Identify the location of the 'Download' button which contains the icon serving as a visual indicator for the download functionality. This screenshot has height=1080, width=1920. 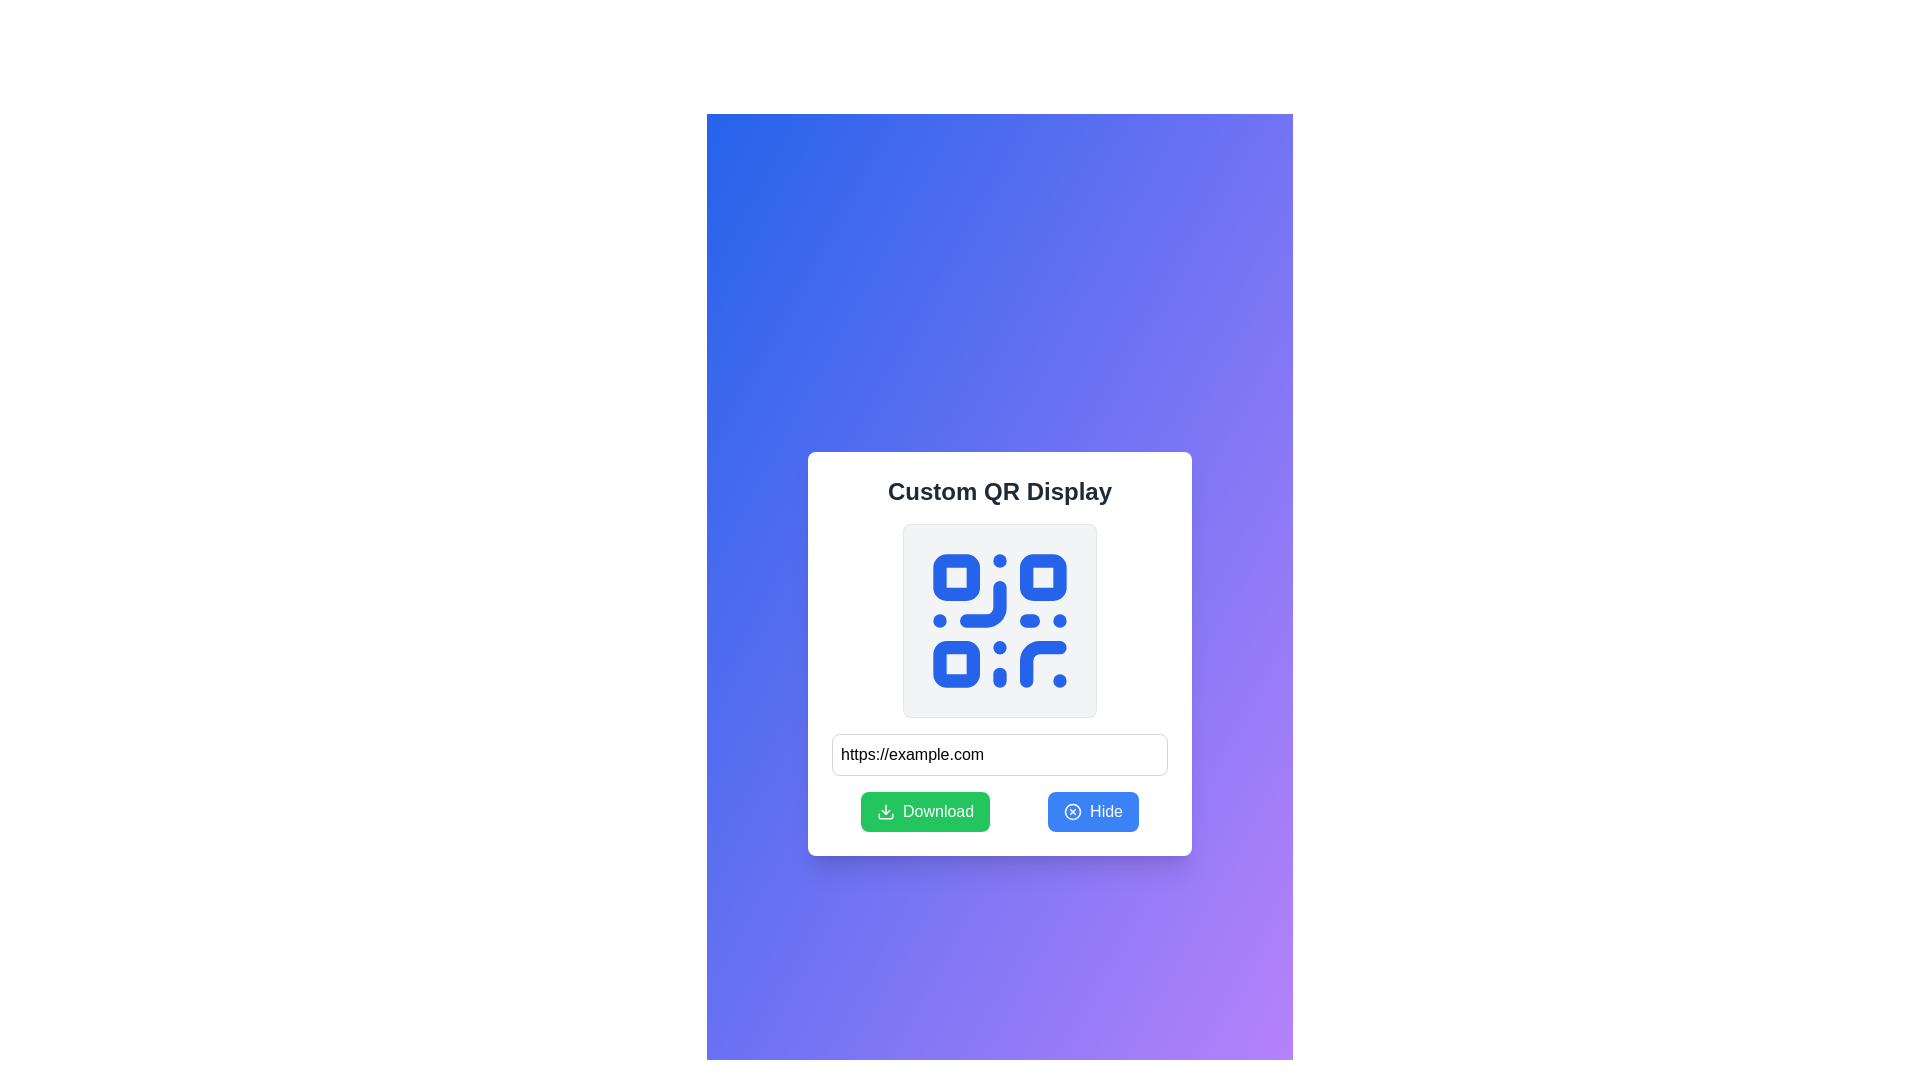
(884, 812).